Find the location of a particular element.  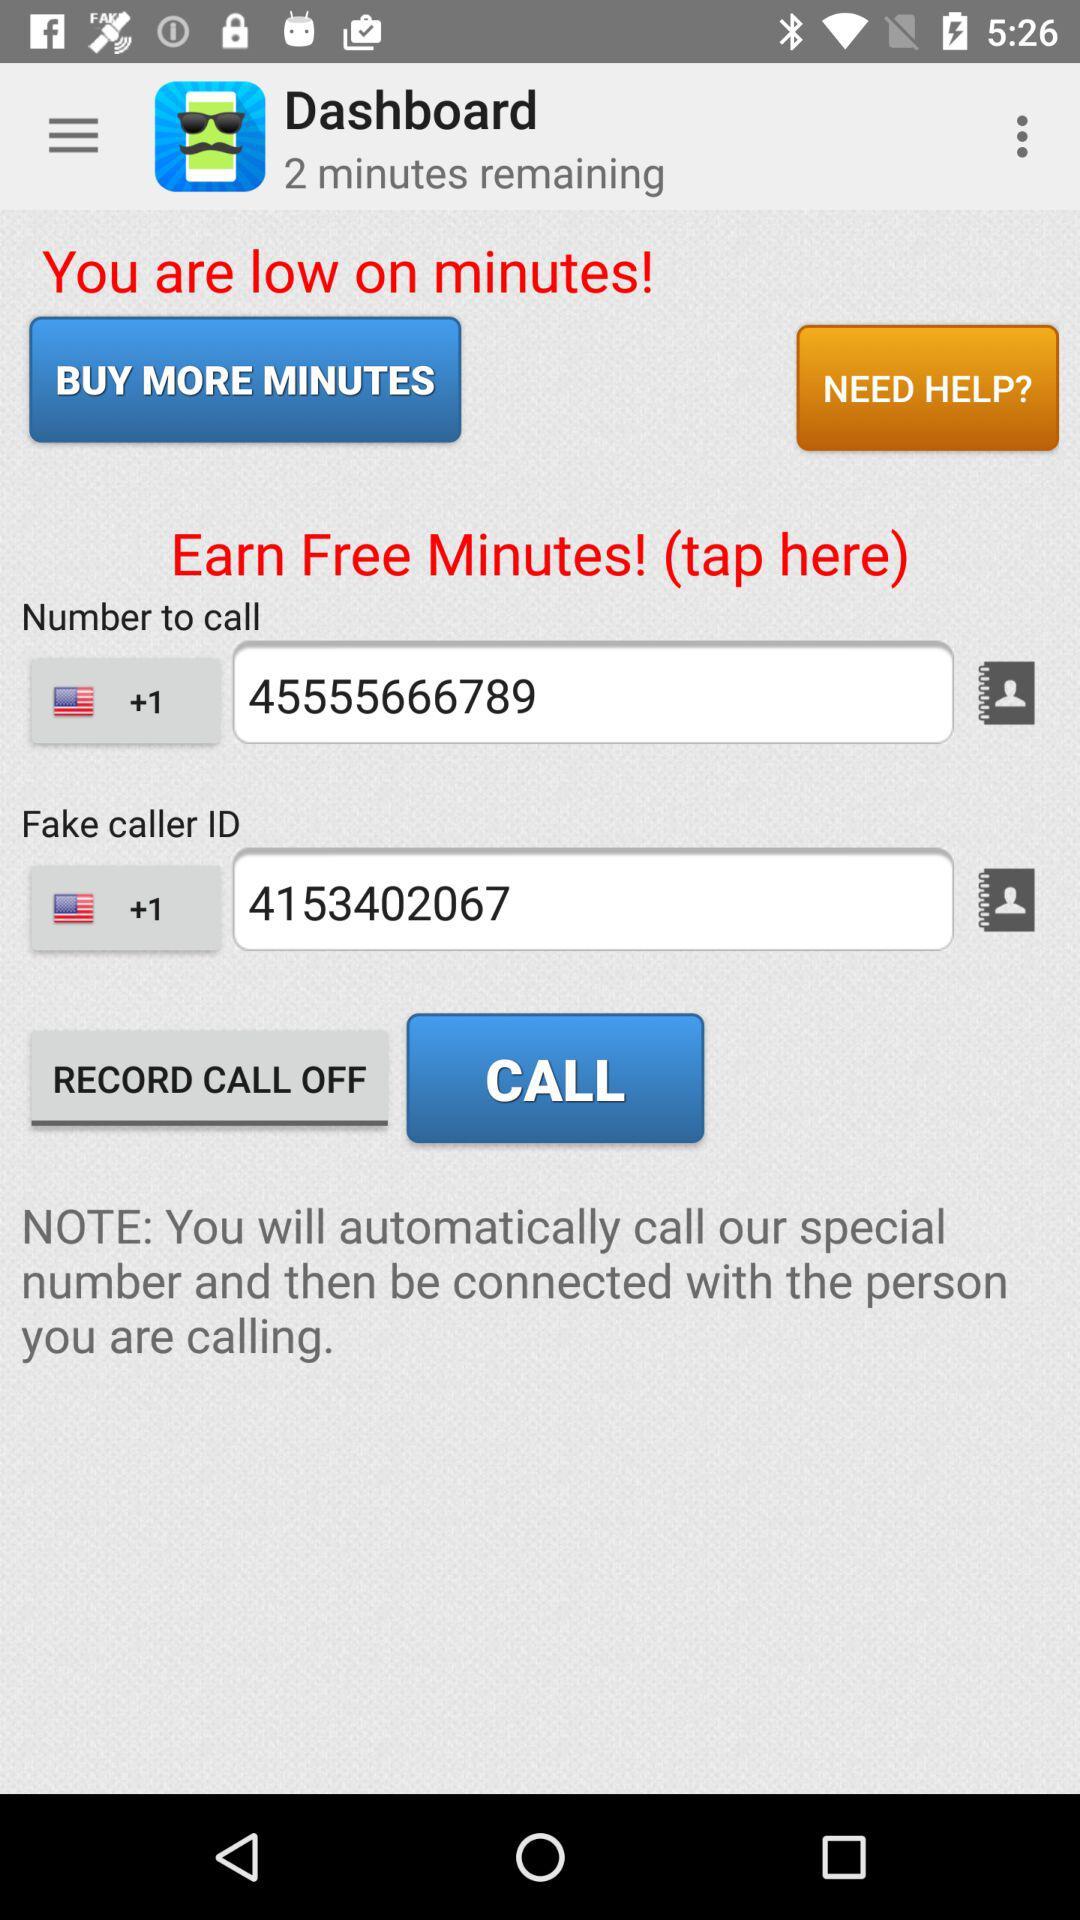

open contacts is located at coordinates (1006, 692).